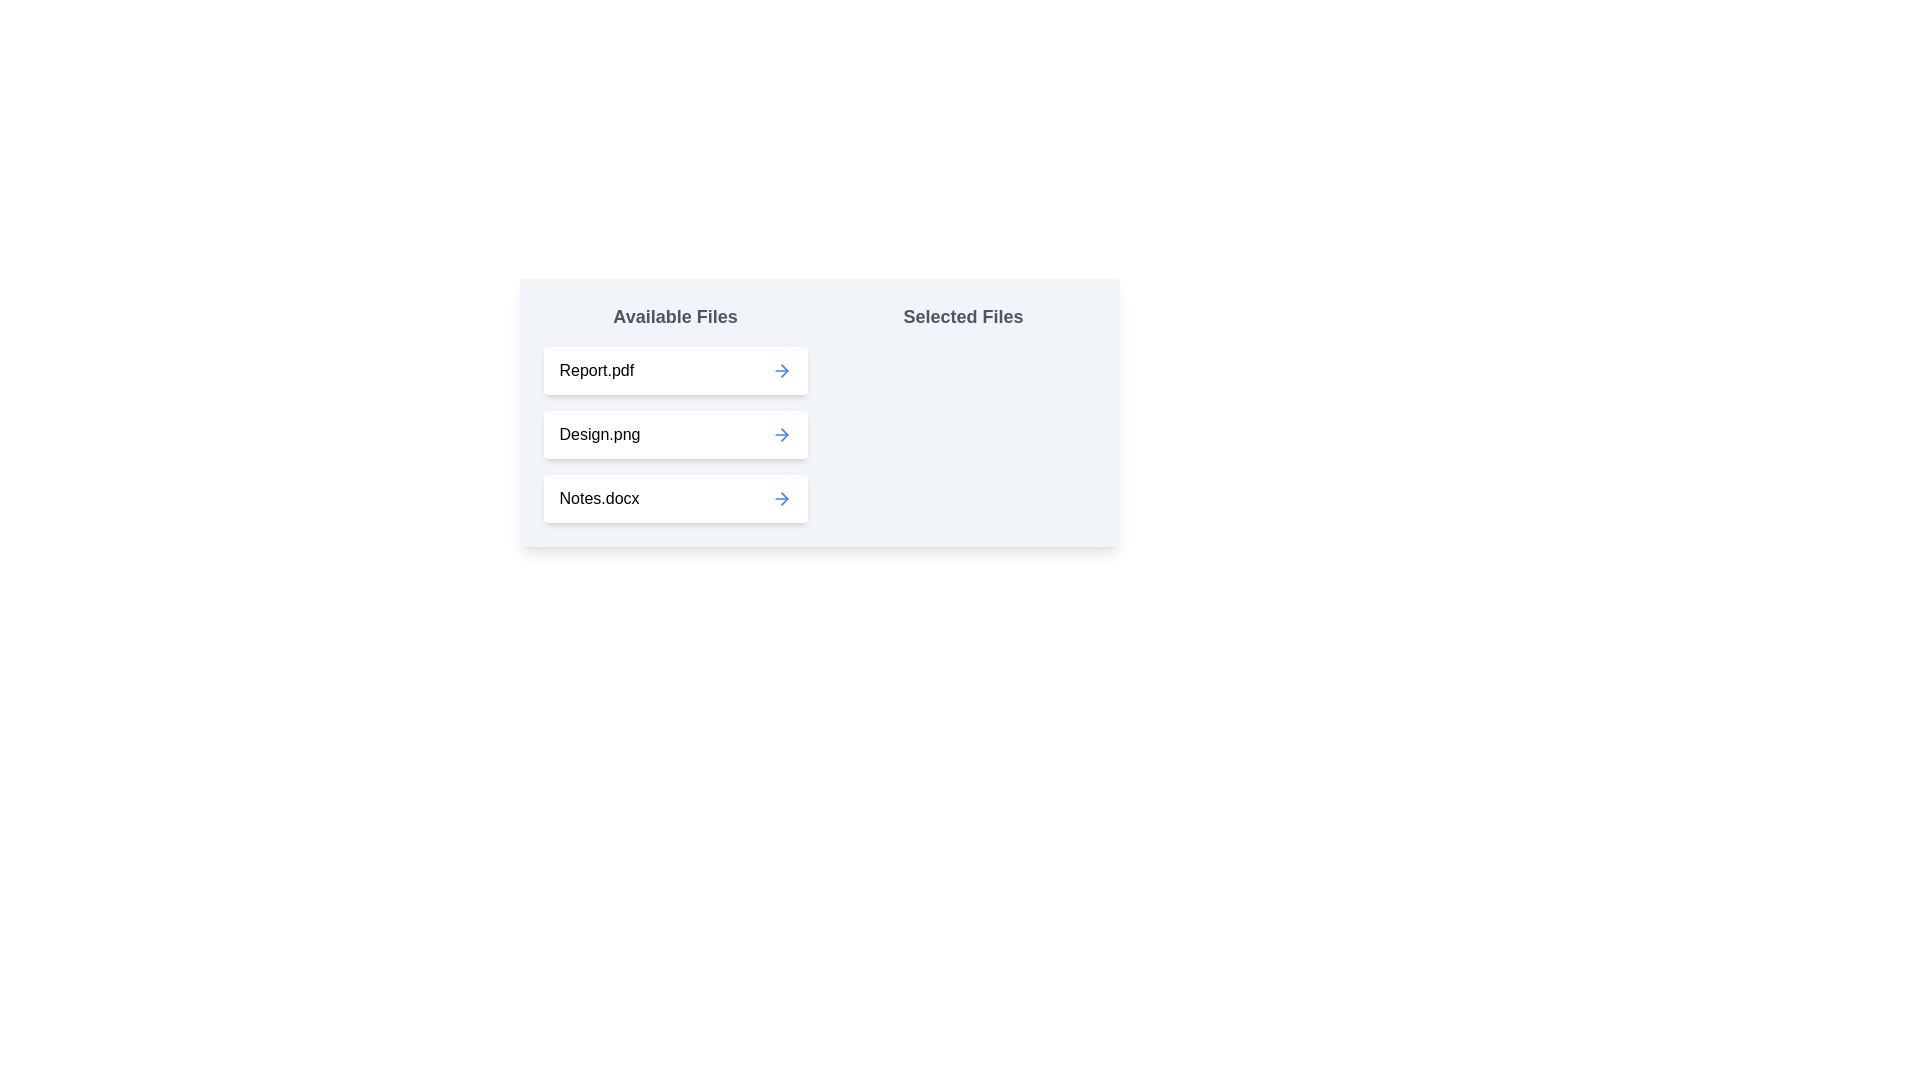 The height and width of the screenshot is (1080, 1920). Describe the element at coordinates (675, 411) in the screenshot. I see `the selectable file named 'Design.png' which is the second item in the 'Available Files' list` at that location.